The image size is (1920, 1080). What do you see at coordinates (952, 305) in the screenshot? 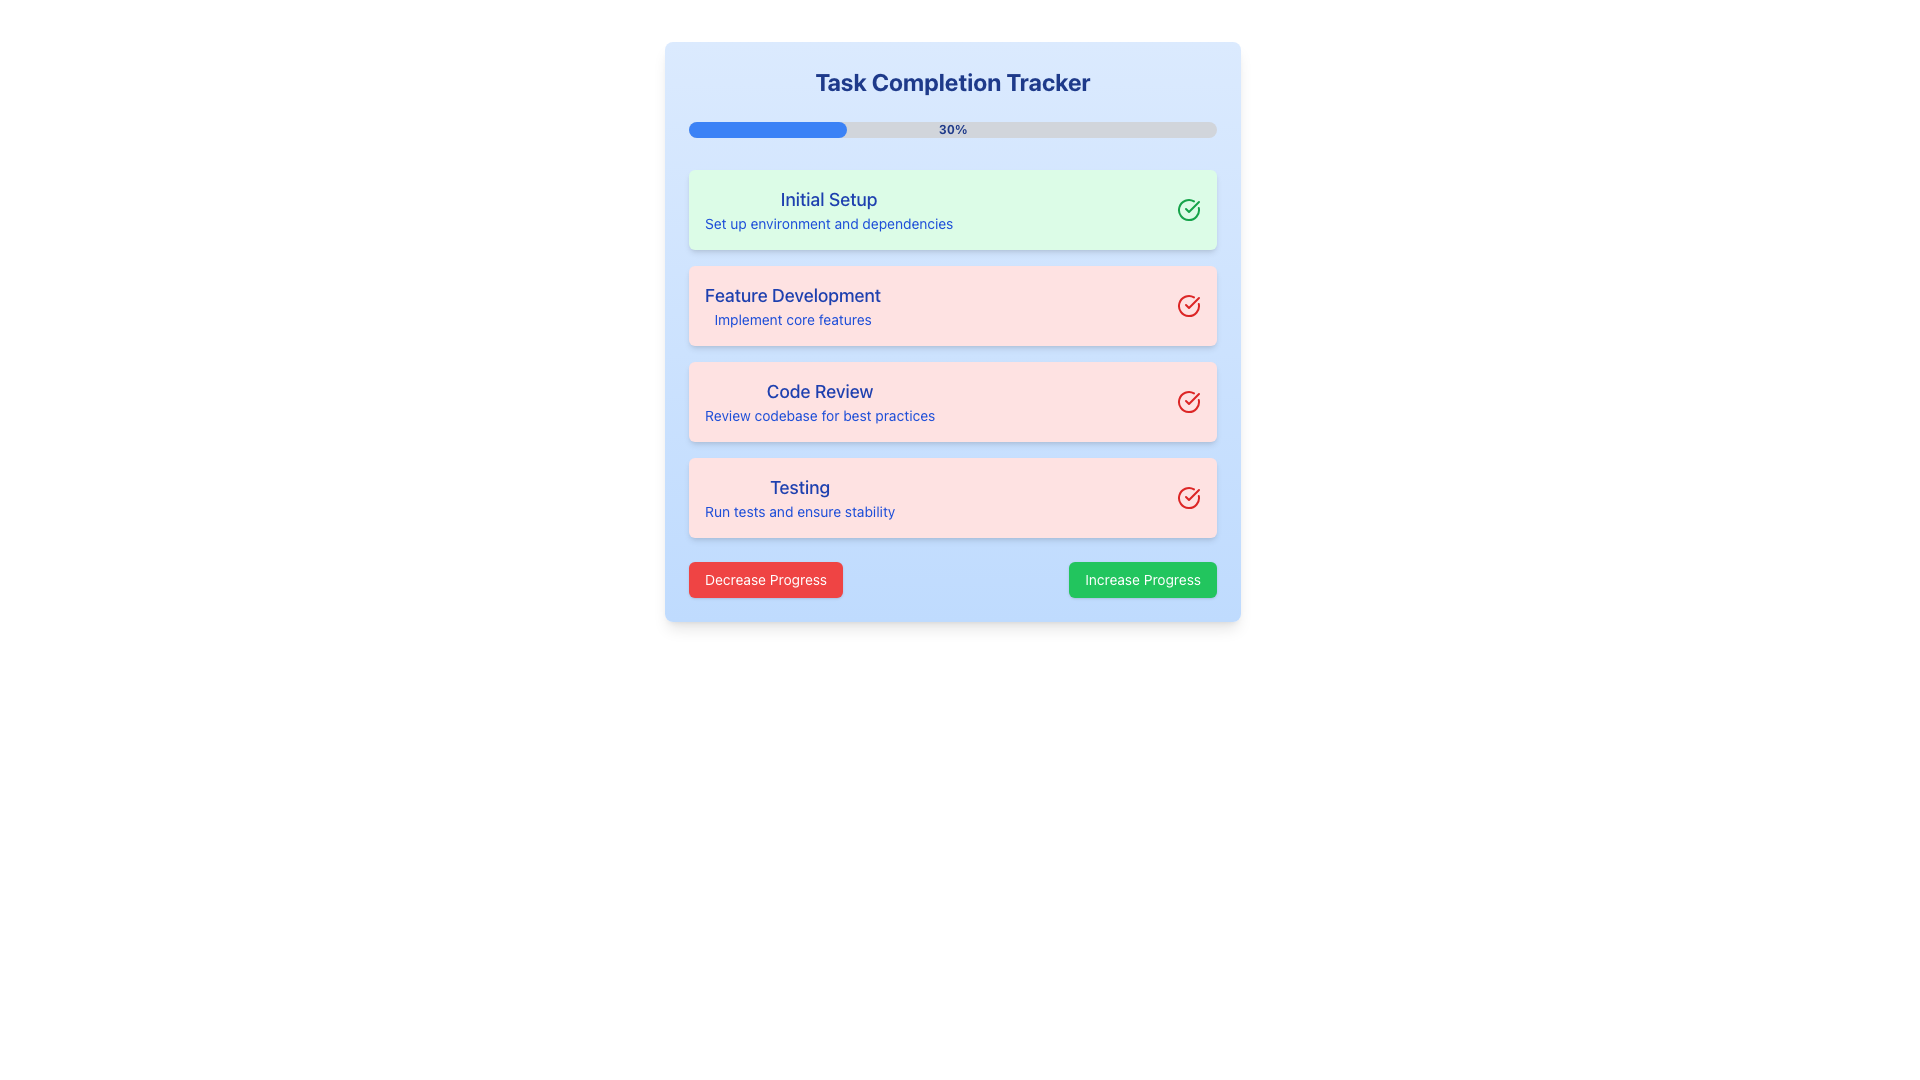
I see `the Task item display block titled 'Feature Development' which indicates the task's current state and progress, located between 'Initial Setup' and 'Code Review'` at bounding box center [952, 305].